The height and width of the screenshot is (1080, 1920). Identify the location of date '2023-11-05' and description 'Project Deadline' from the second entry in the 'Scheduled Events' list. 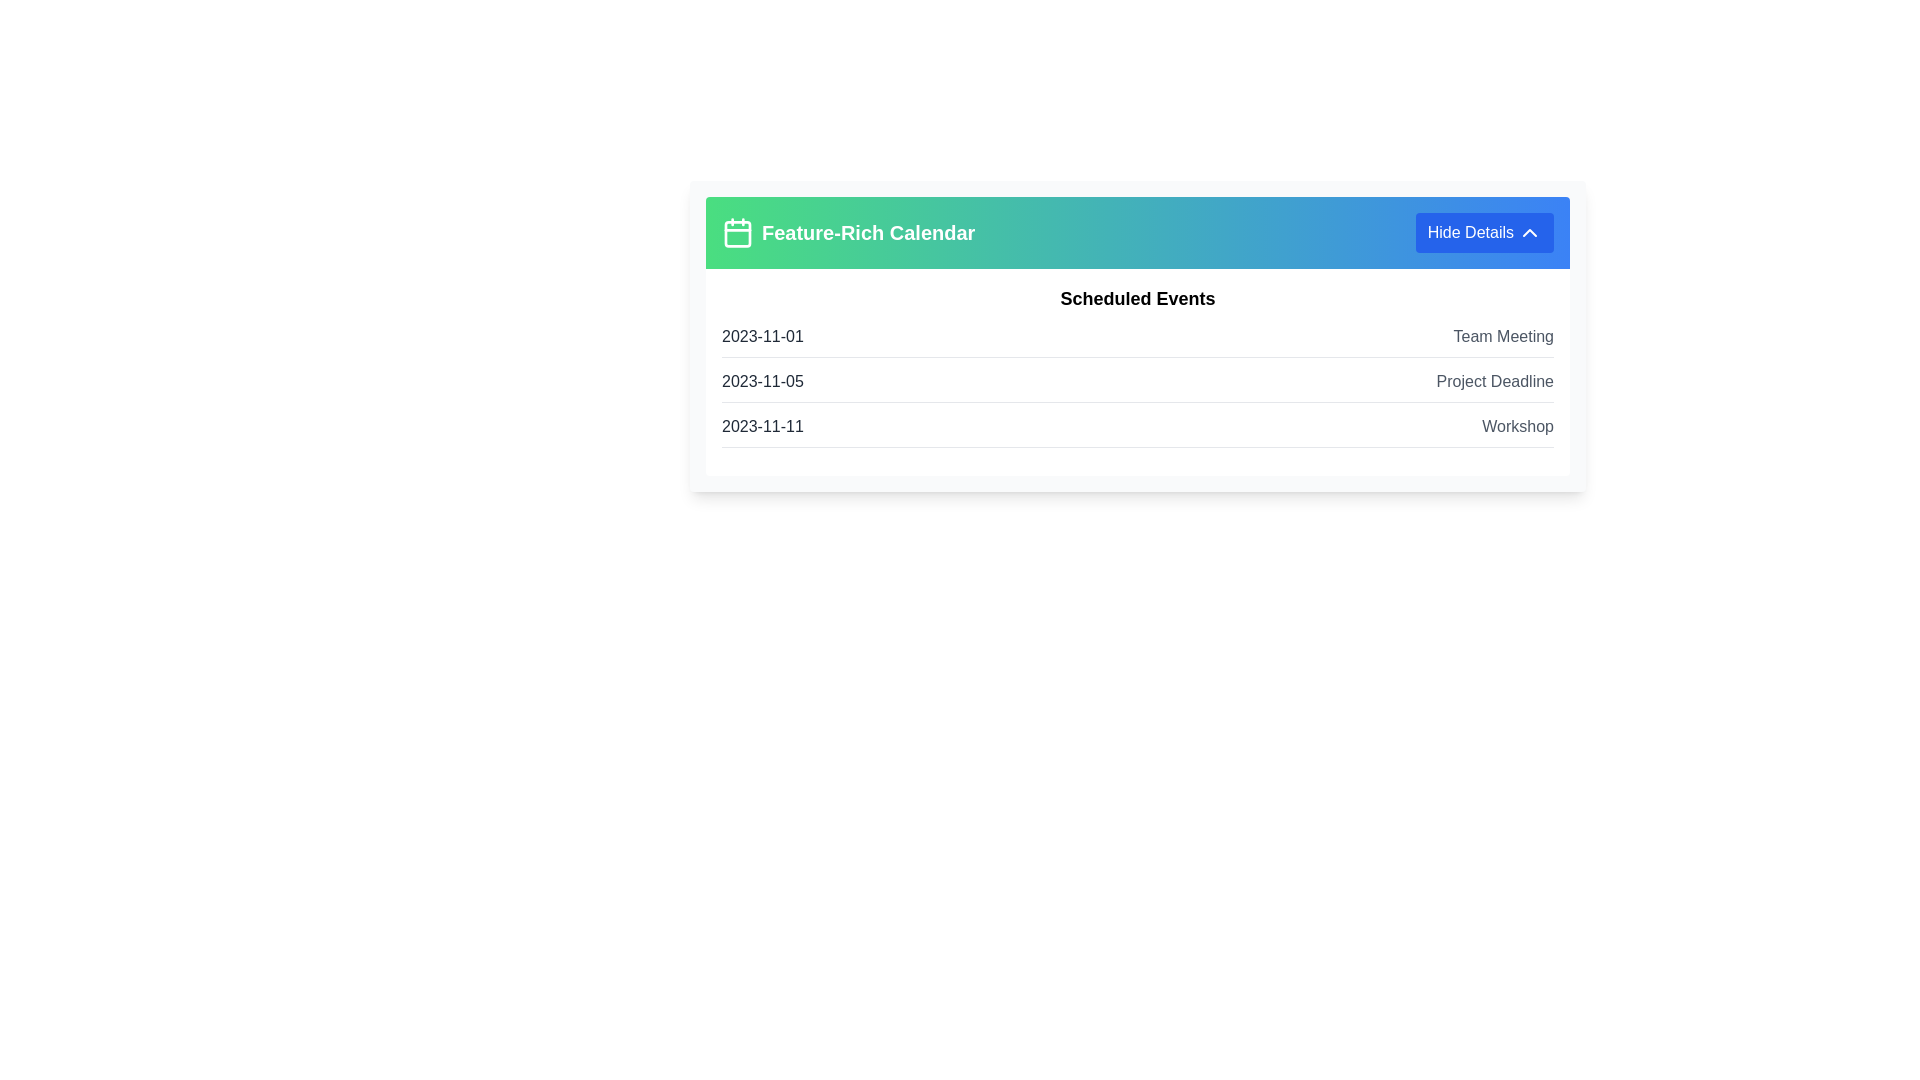
(1137, 386).